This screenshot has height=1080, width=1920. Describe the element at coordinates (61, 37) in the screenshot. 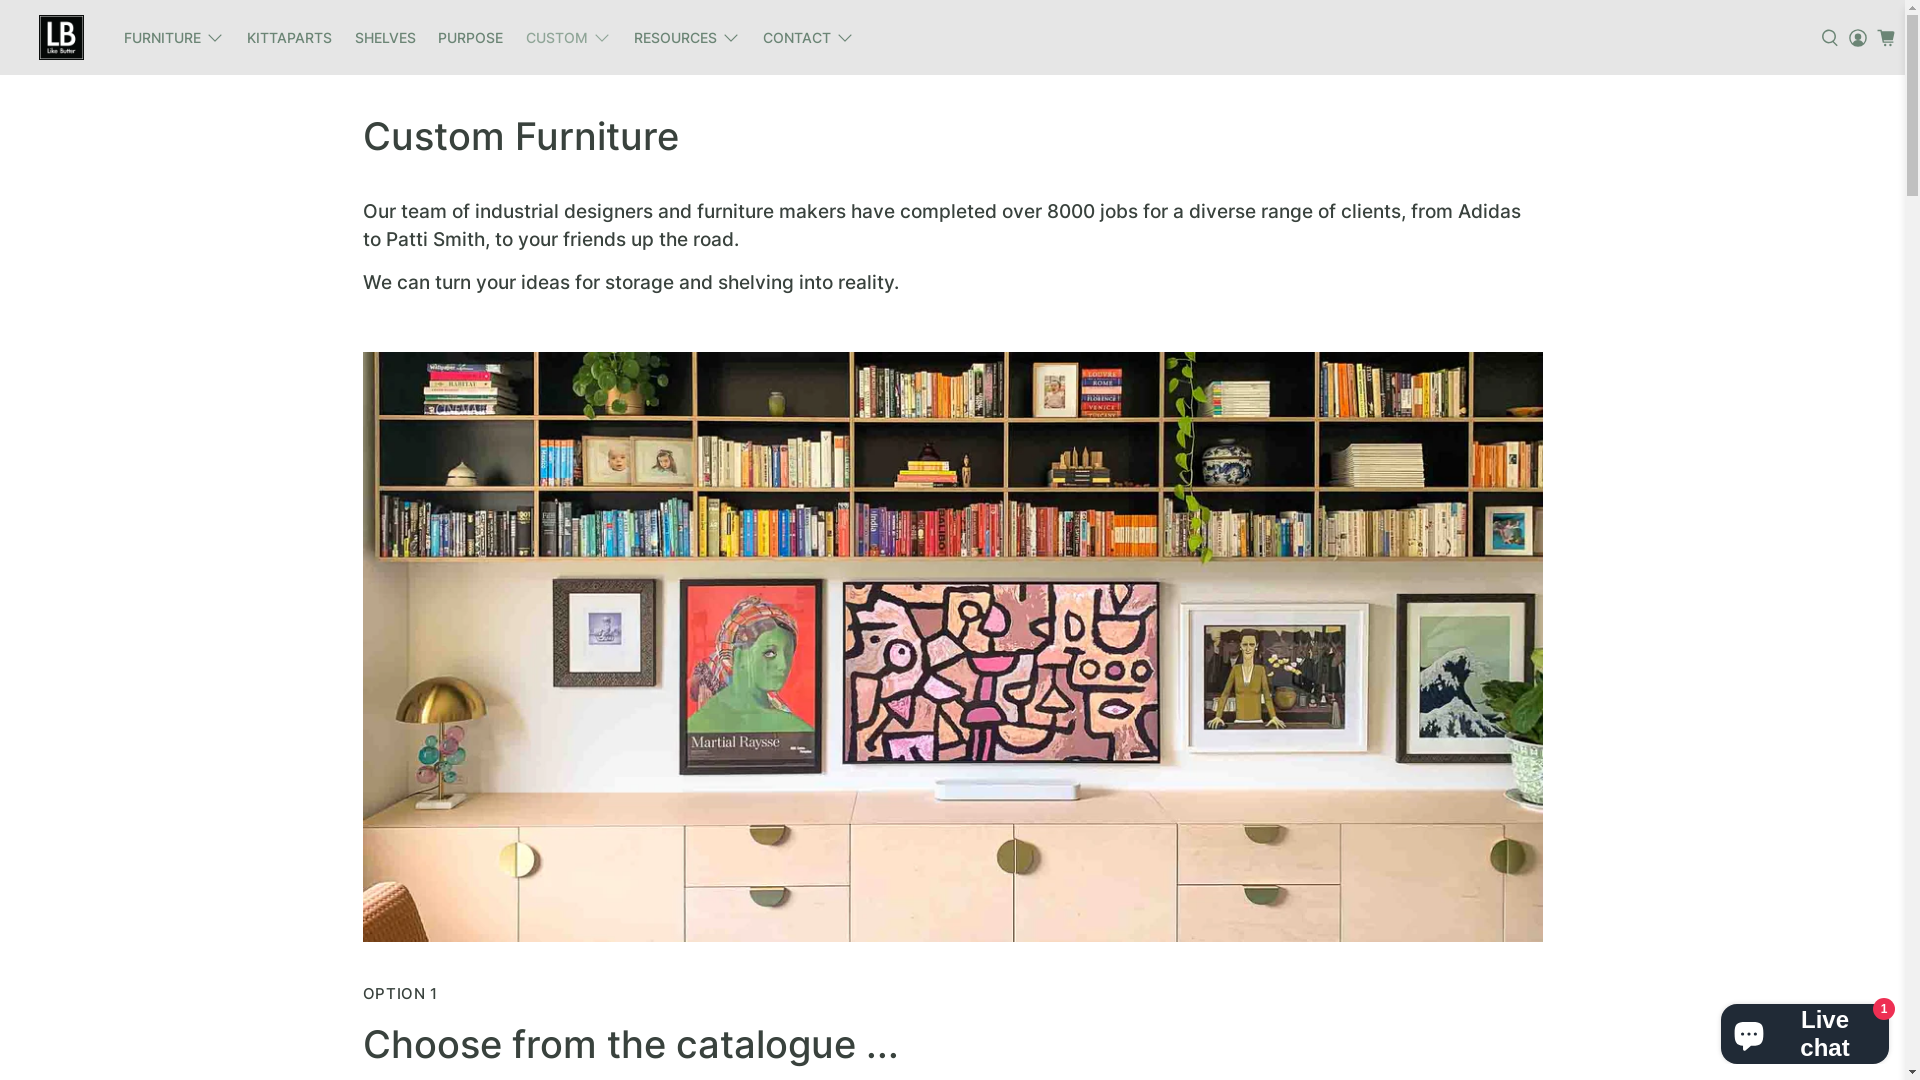

I see `'Like Butter Pty Ltd'` at that location.